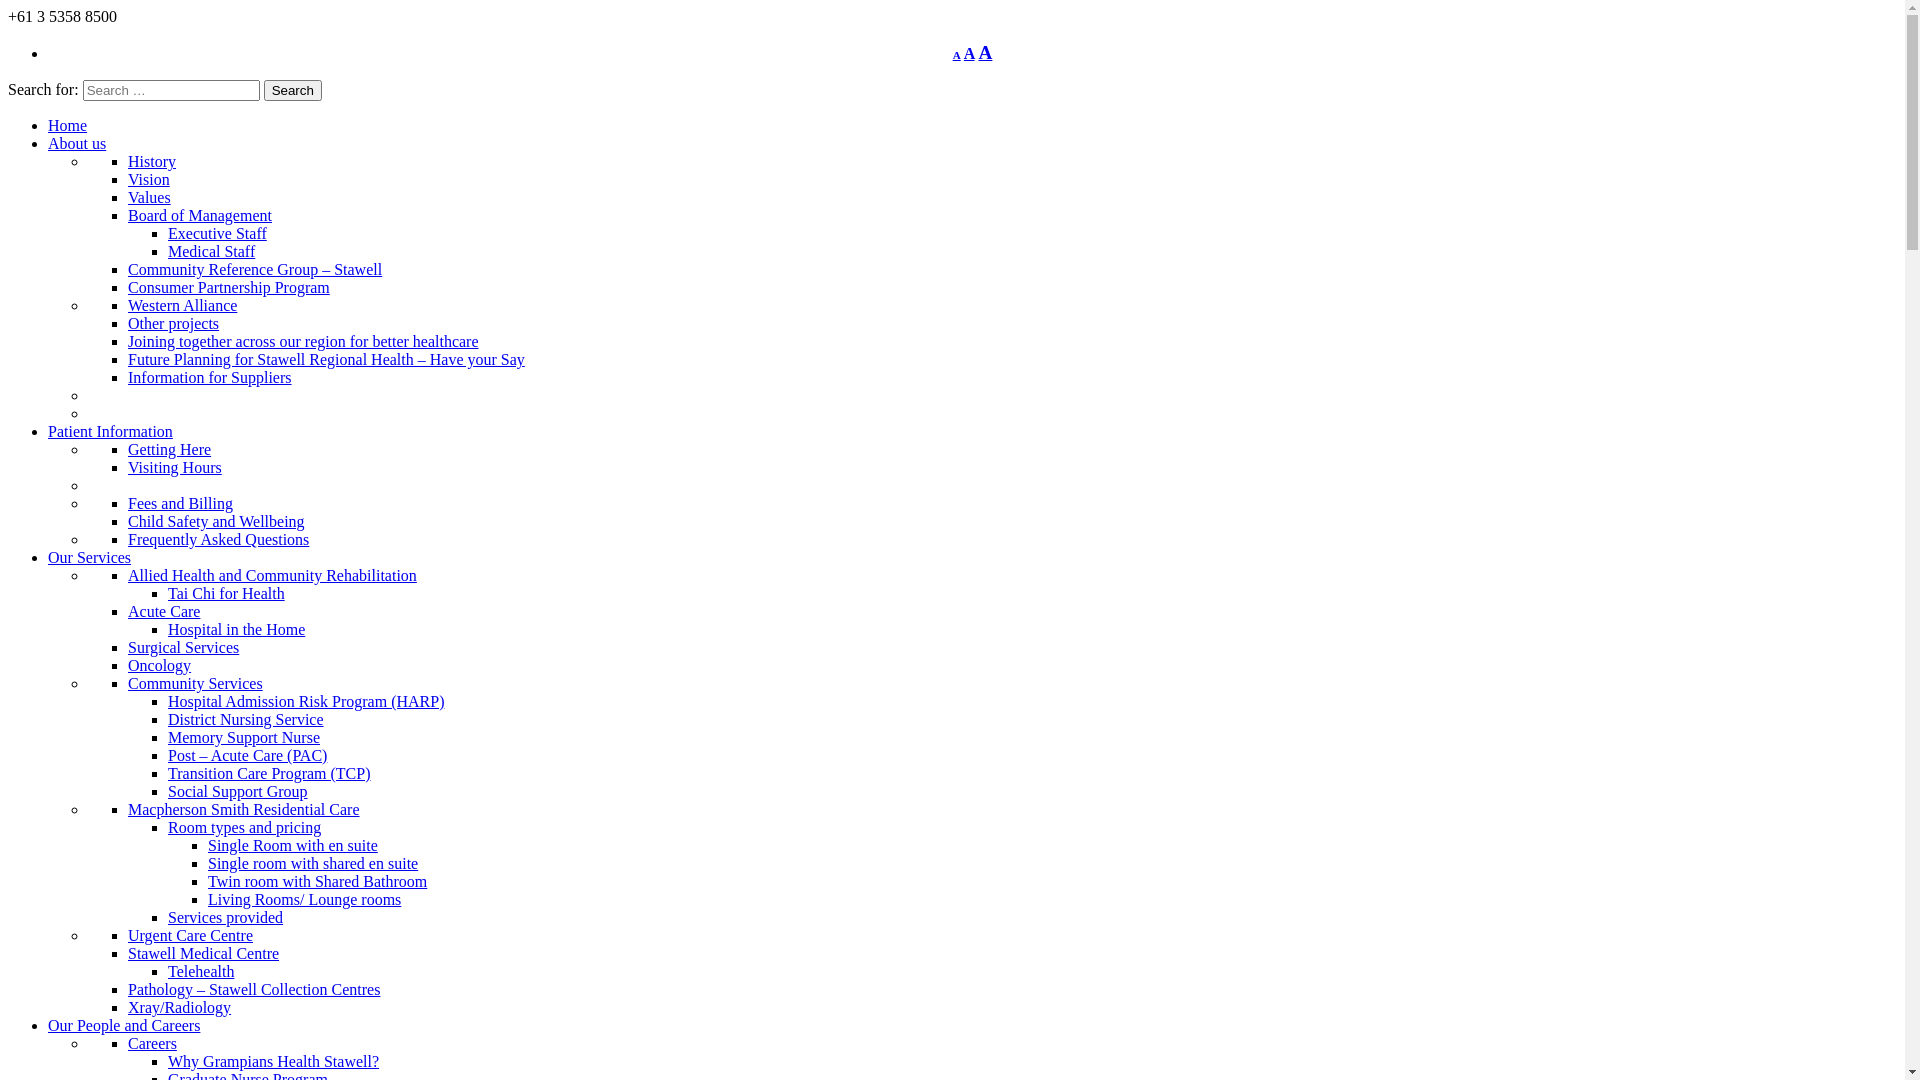 This screenshot has width=1920, height=1080. Describe the element at coordinates (268, 772) in the screenshot. I see `'Transition Care Program (TCP)'` at that location.